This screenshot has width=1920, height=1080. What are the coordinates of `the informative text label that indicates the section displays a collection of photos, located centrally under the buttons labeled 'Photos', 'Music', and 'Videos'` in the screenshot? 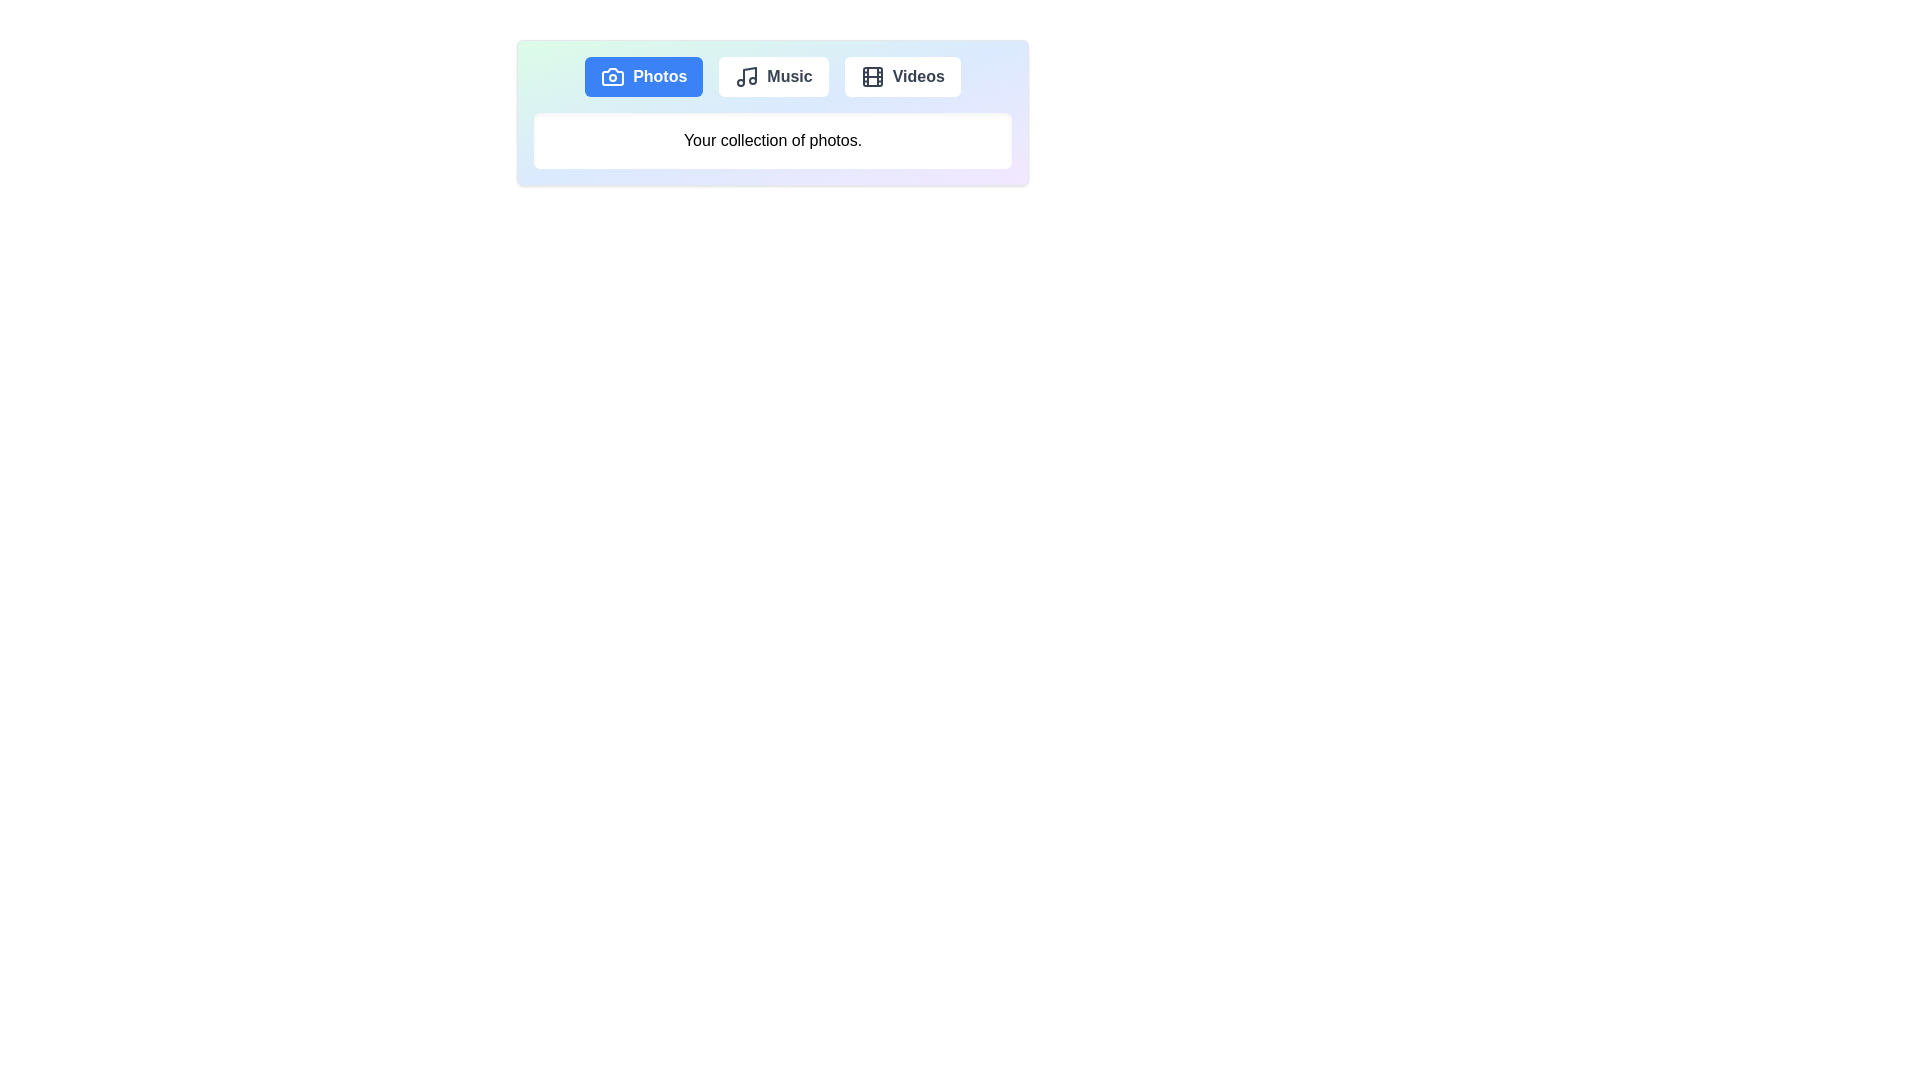 It's located at (771, 140).